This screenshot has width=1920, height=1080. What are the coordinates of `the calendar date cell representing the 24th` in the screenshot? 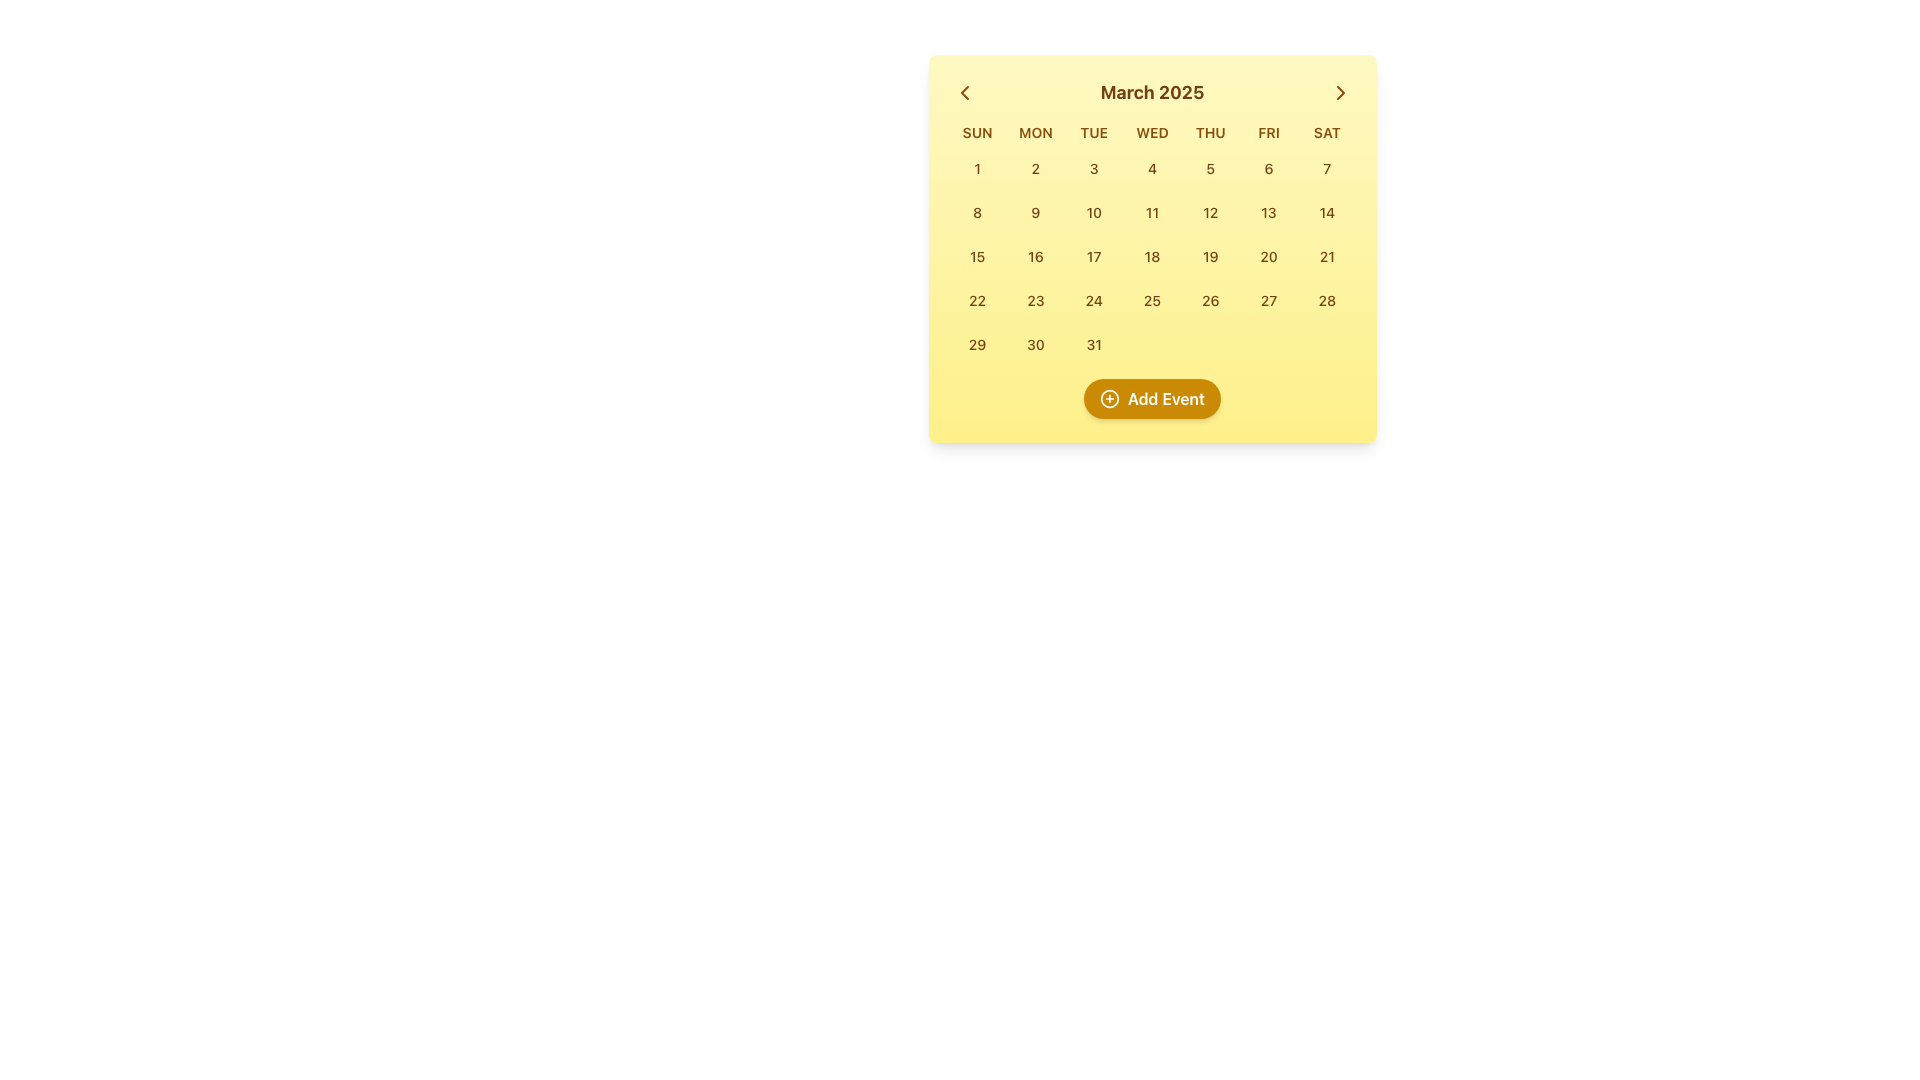 It's located at (1093, 300).